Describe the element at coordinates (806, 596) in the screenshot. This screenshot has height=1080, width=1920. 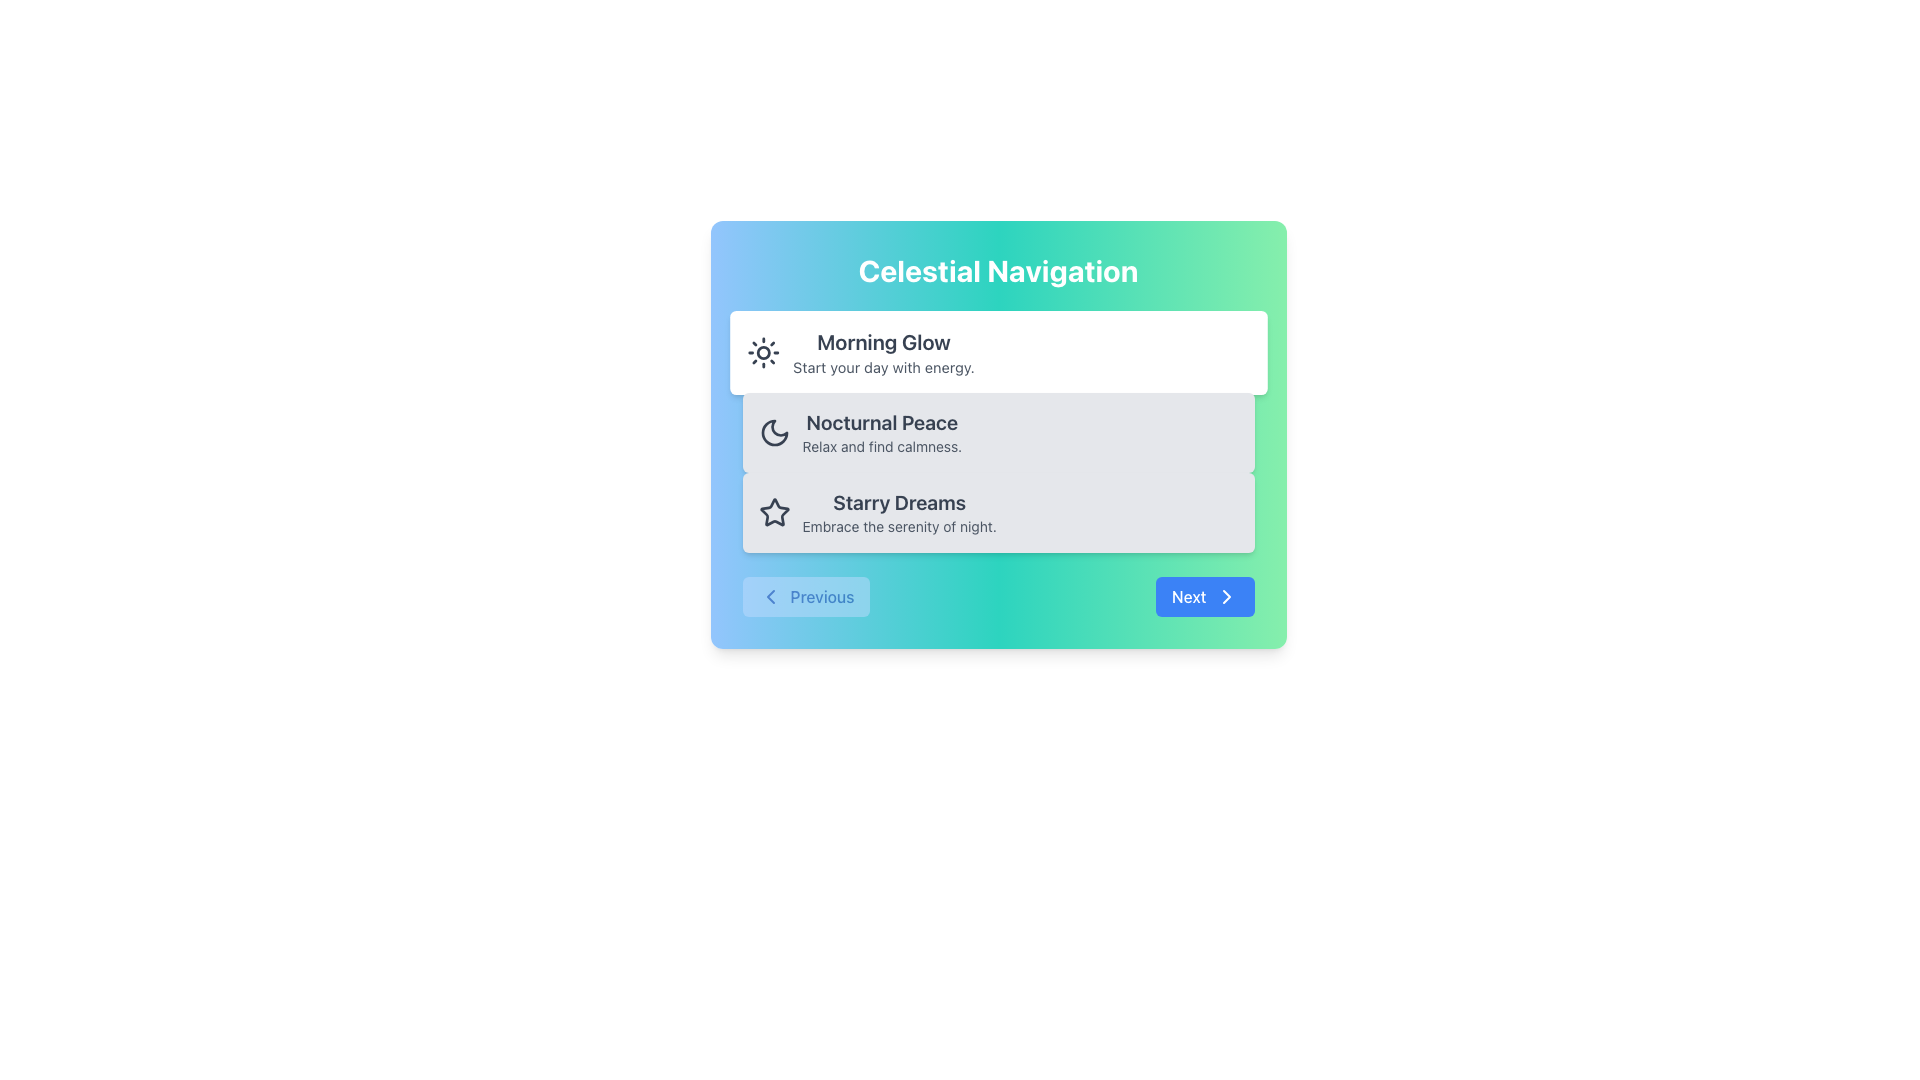
I see `the disabled 'Previous' navigation button located at the bottom-left side of the 'Celestial Navigation' panel` at that location.